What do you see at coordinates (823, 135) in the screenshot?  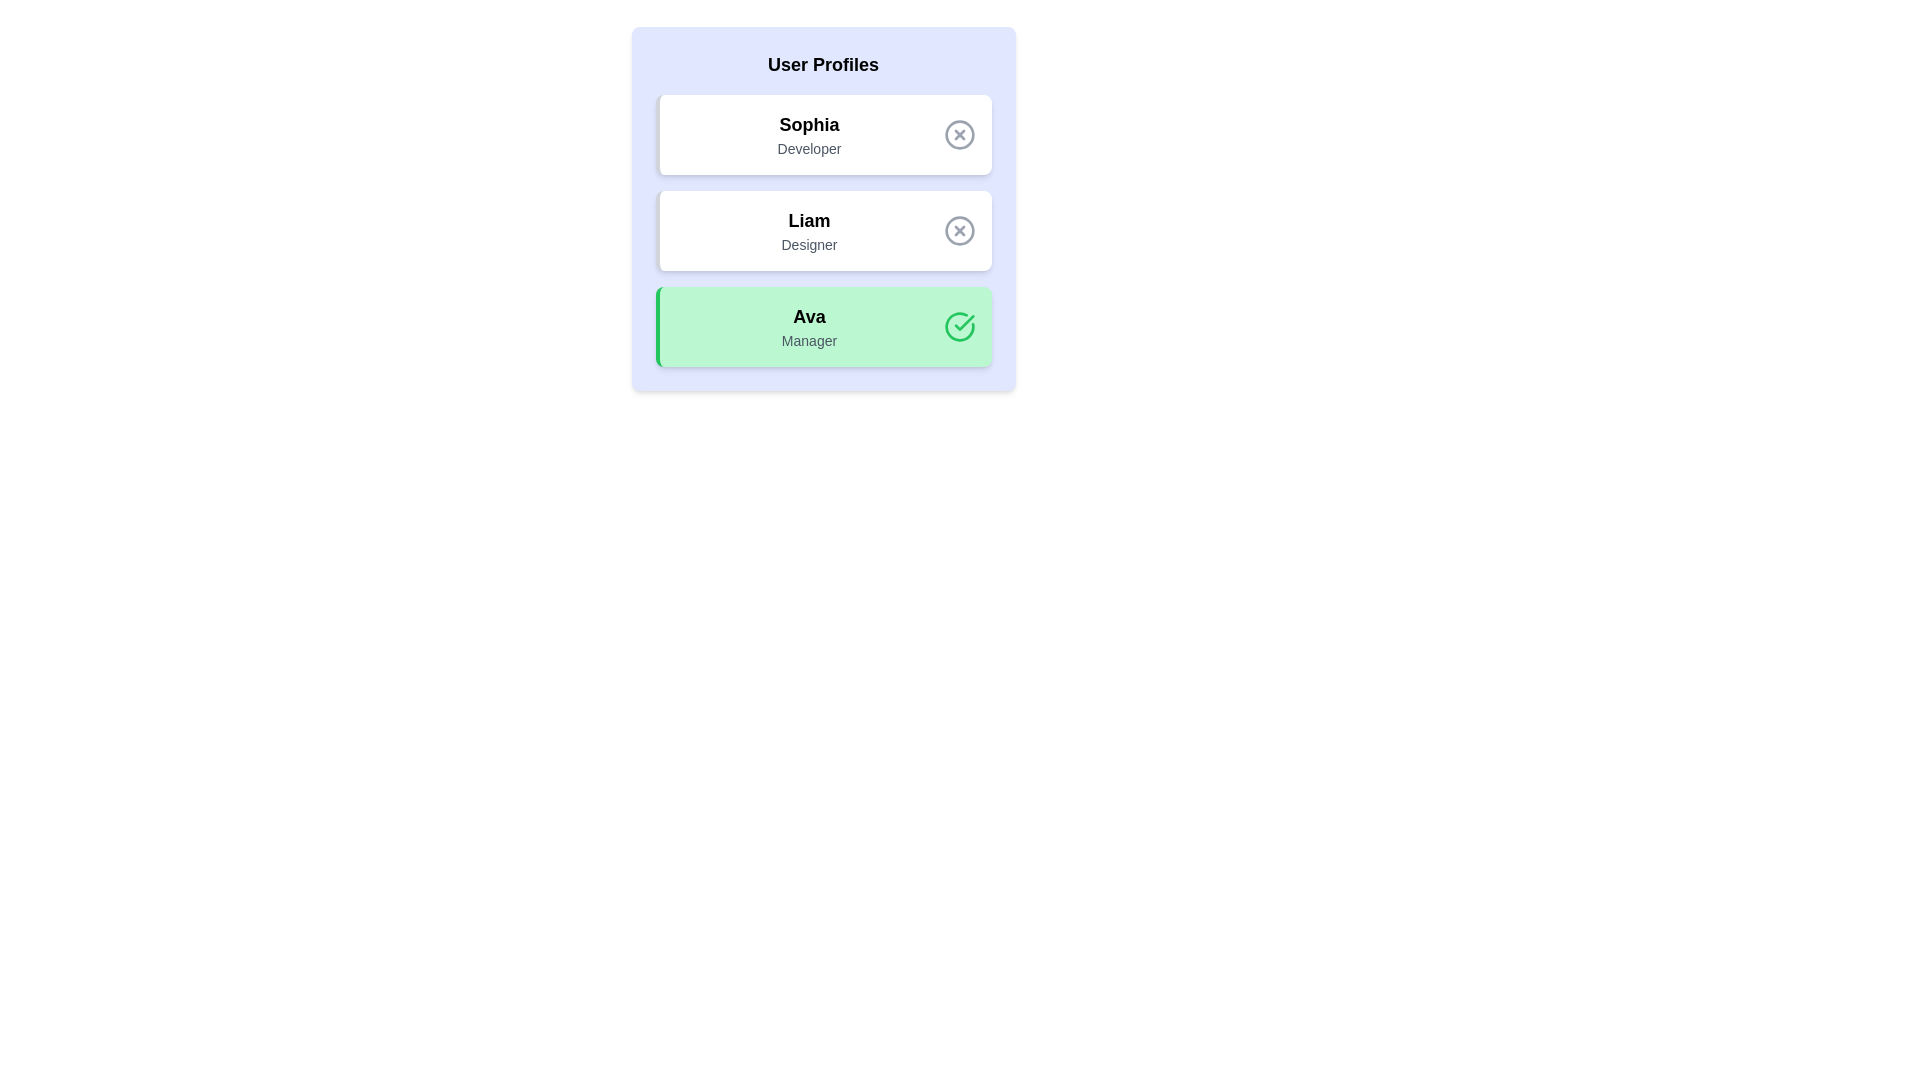 I see `the profile Sophia by clicking on it` at bounding box center [823, 135].